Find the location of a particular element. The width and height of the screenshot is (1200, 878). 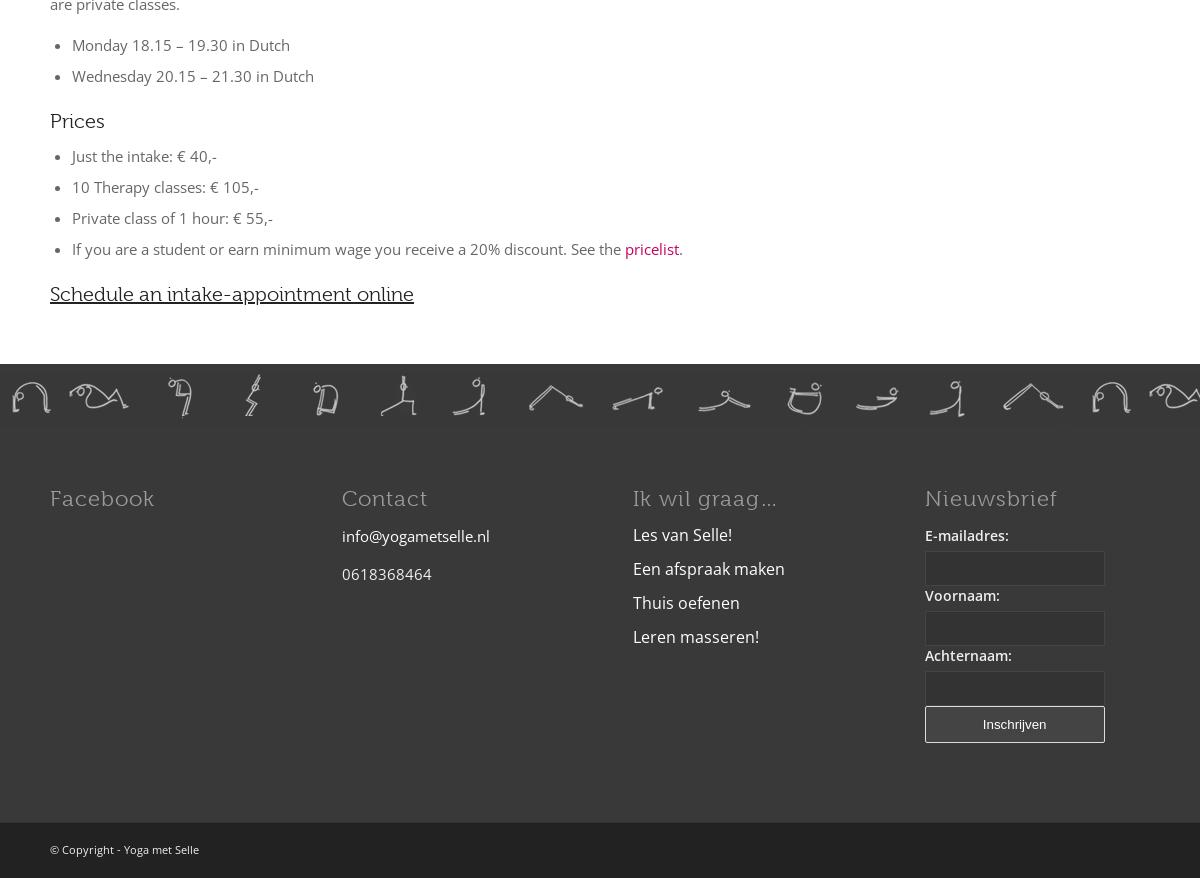

'0618368464' is located at coordinates (341, 572).